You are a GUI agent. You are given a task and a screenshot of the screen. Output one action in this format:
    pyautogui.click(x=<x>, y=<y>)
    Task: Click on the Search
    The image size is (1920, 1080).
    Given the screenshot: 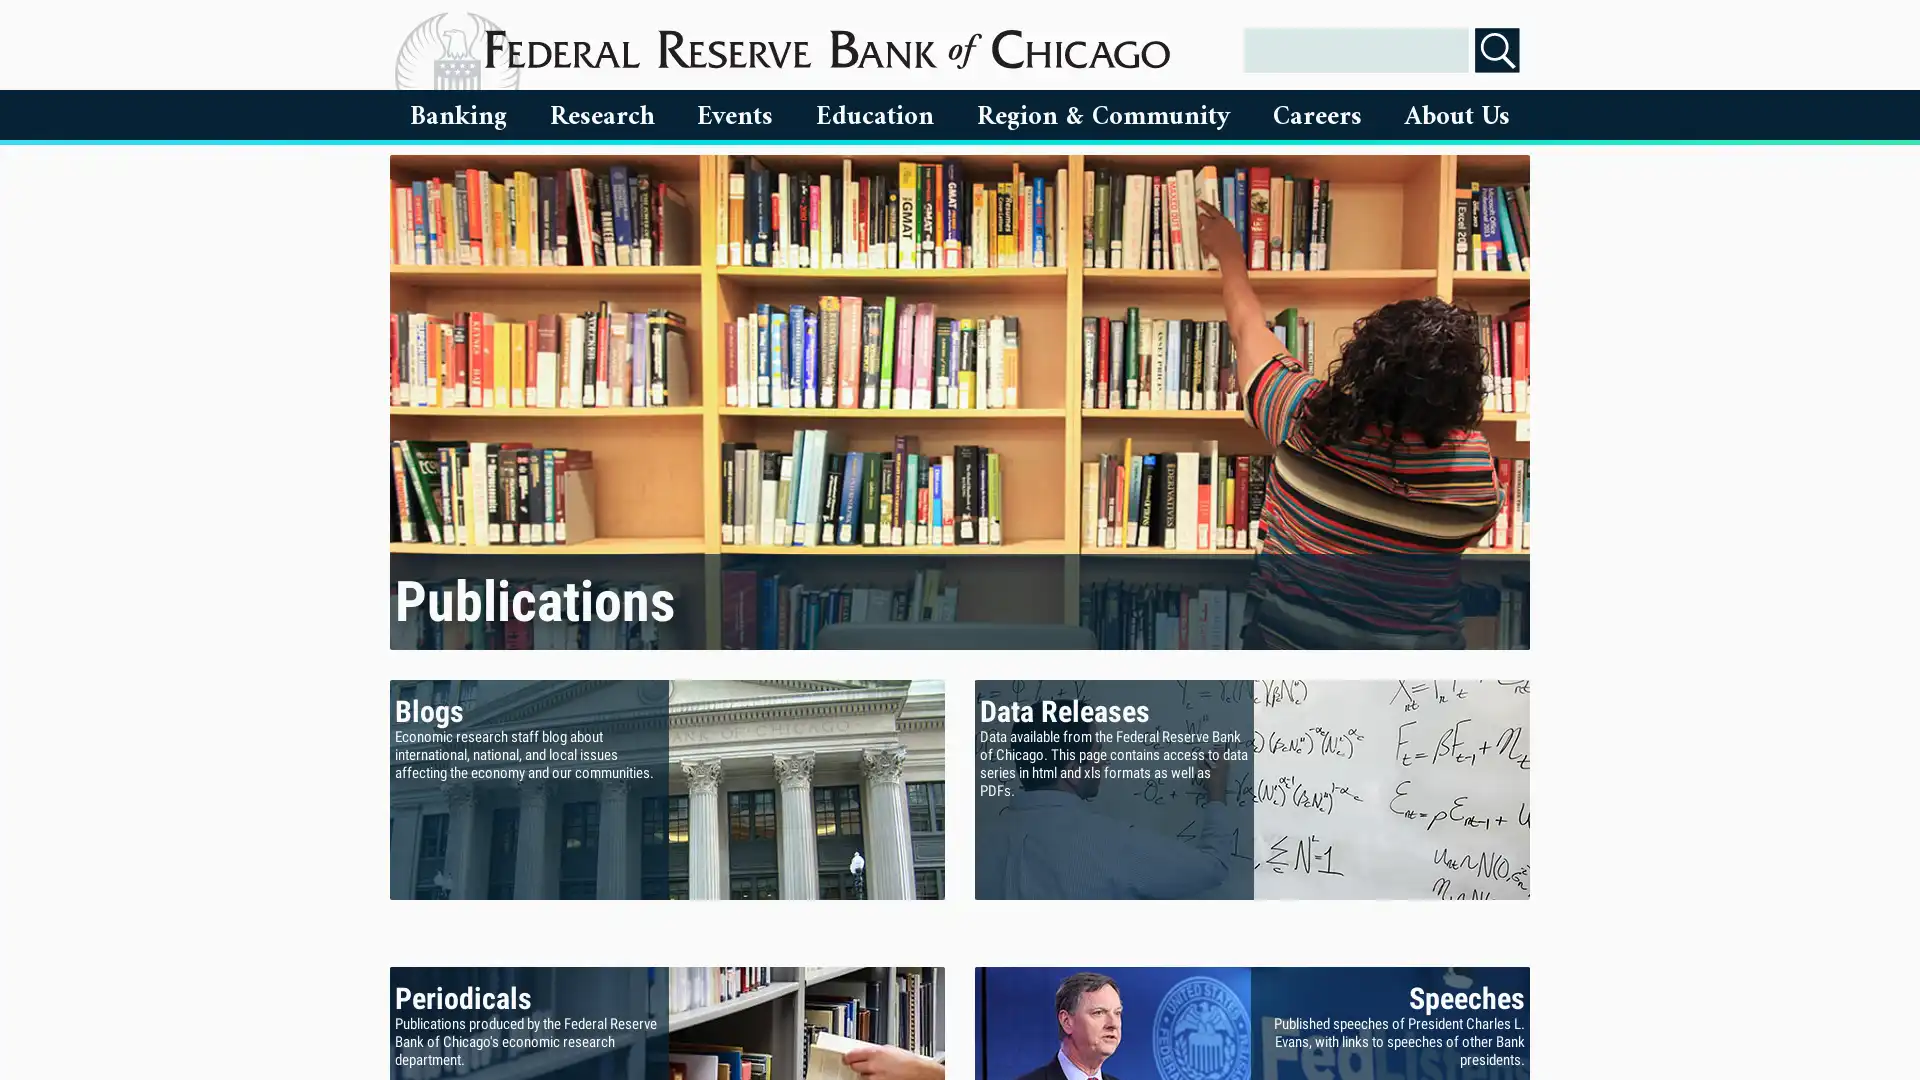 What is the action you would take?
    pyautogui.click(x=1497, y=49)
    